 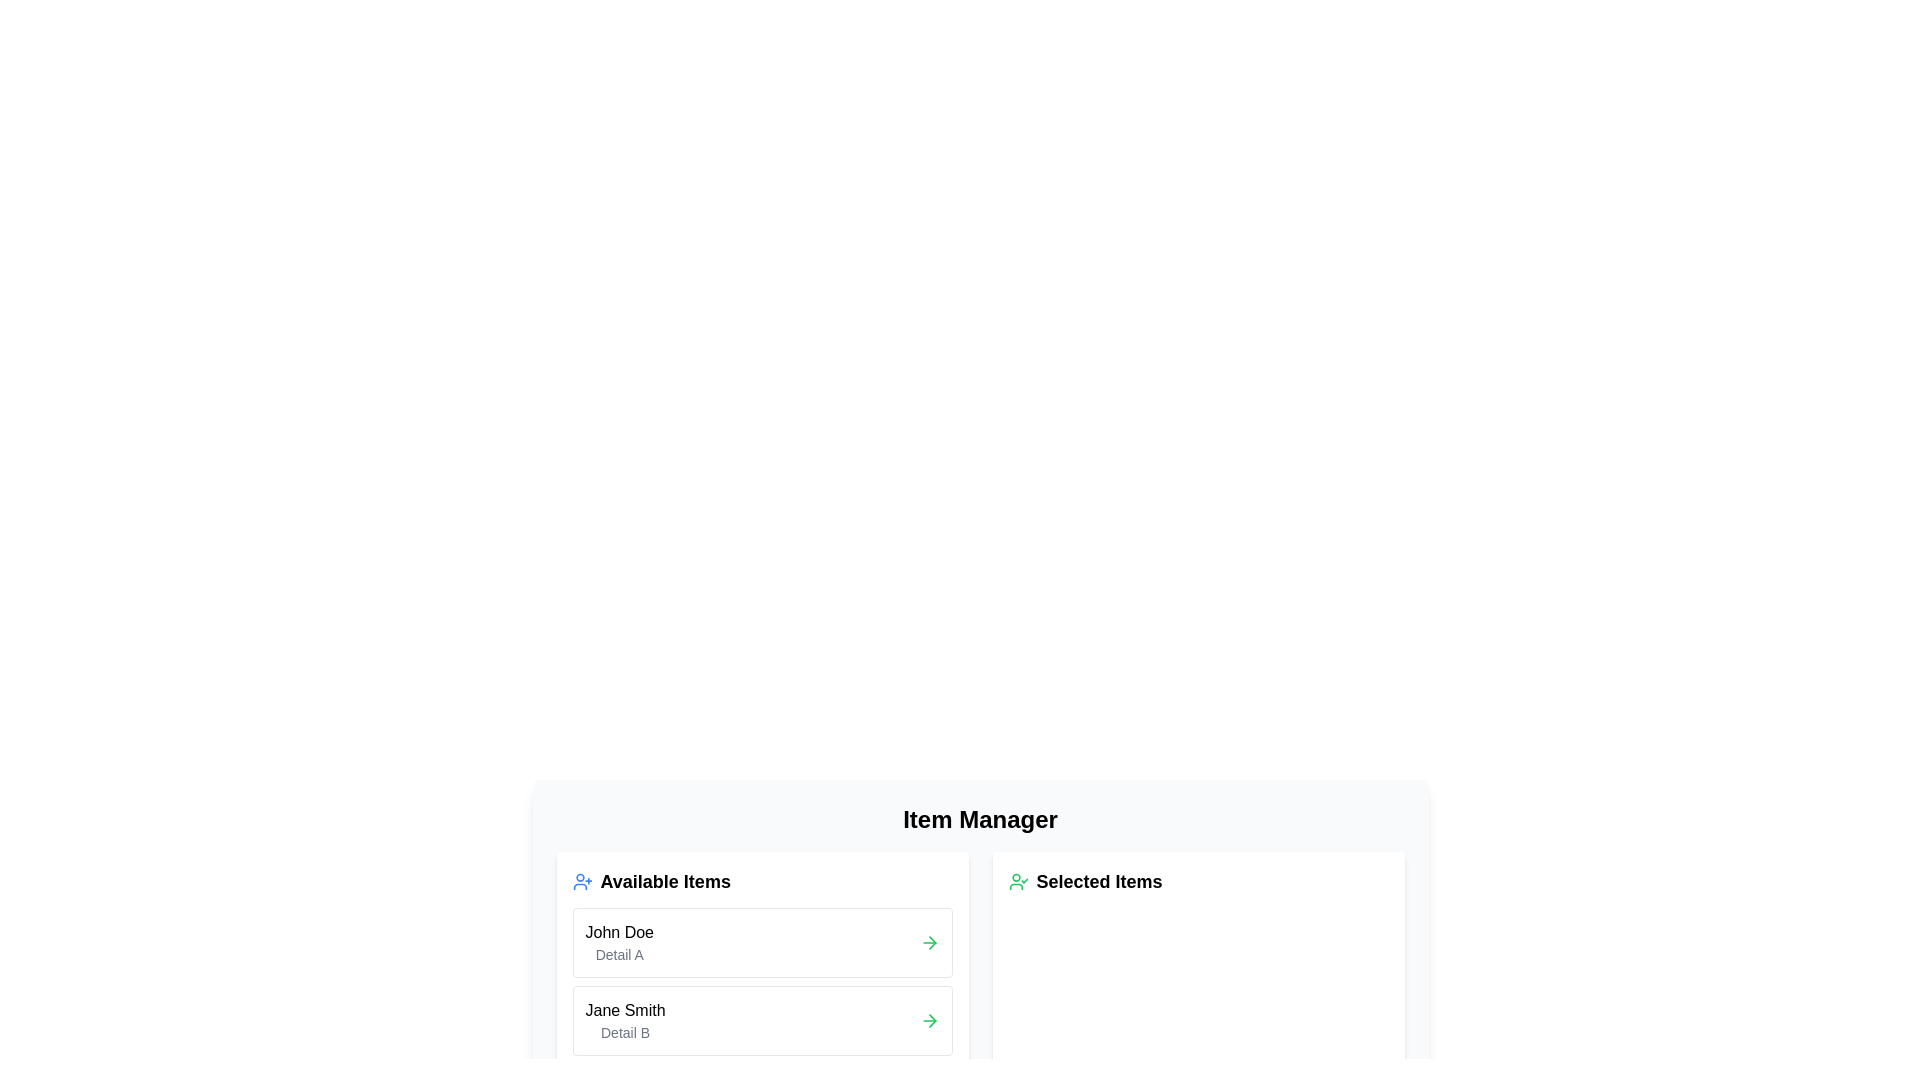 What do you see at coordinates (624, 1033) in the screenshot?
I see `the text label 'Detail B' which is a smaller, light gray descriptive subtext located below the 'Jane Smith' label` at bounding box center [624, 1033].